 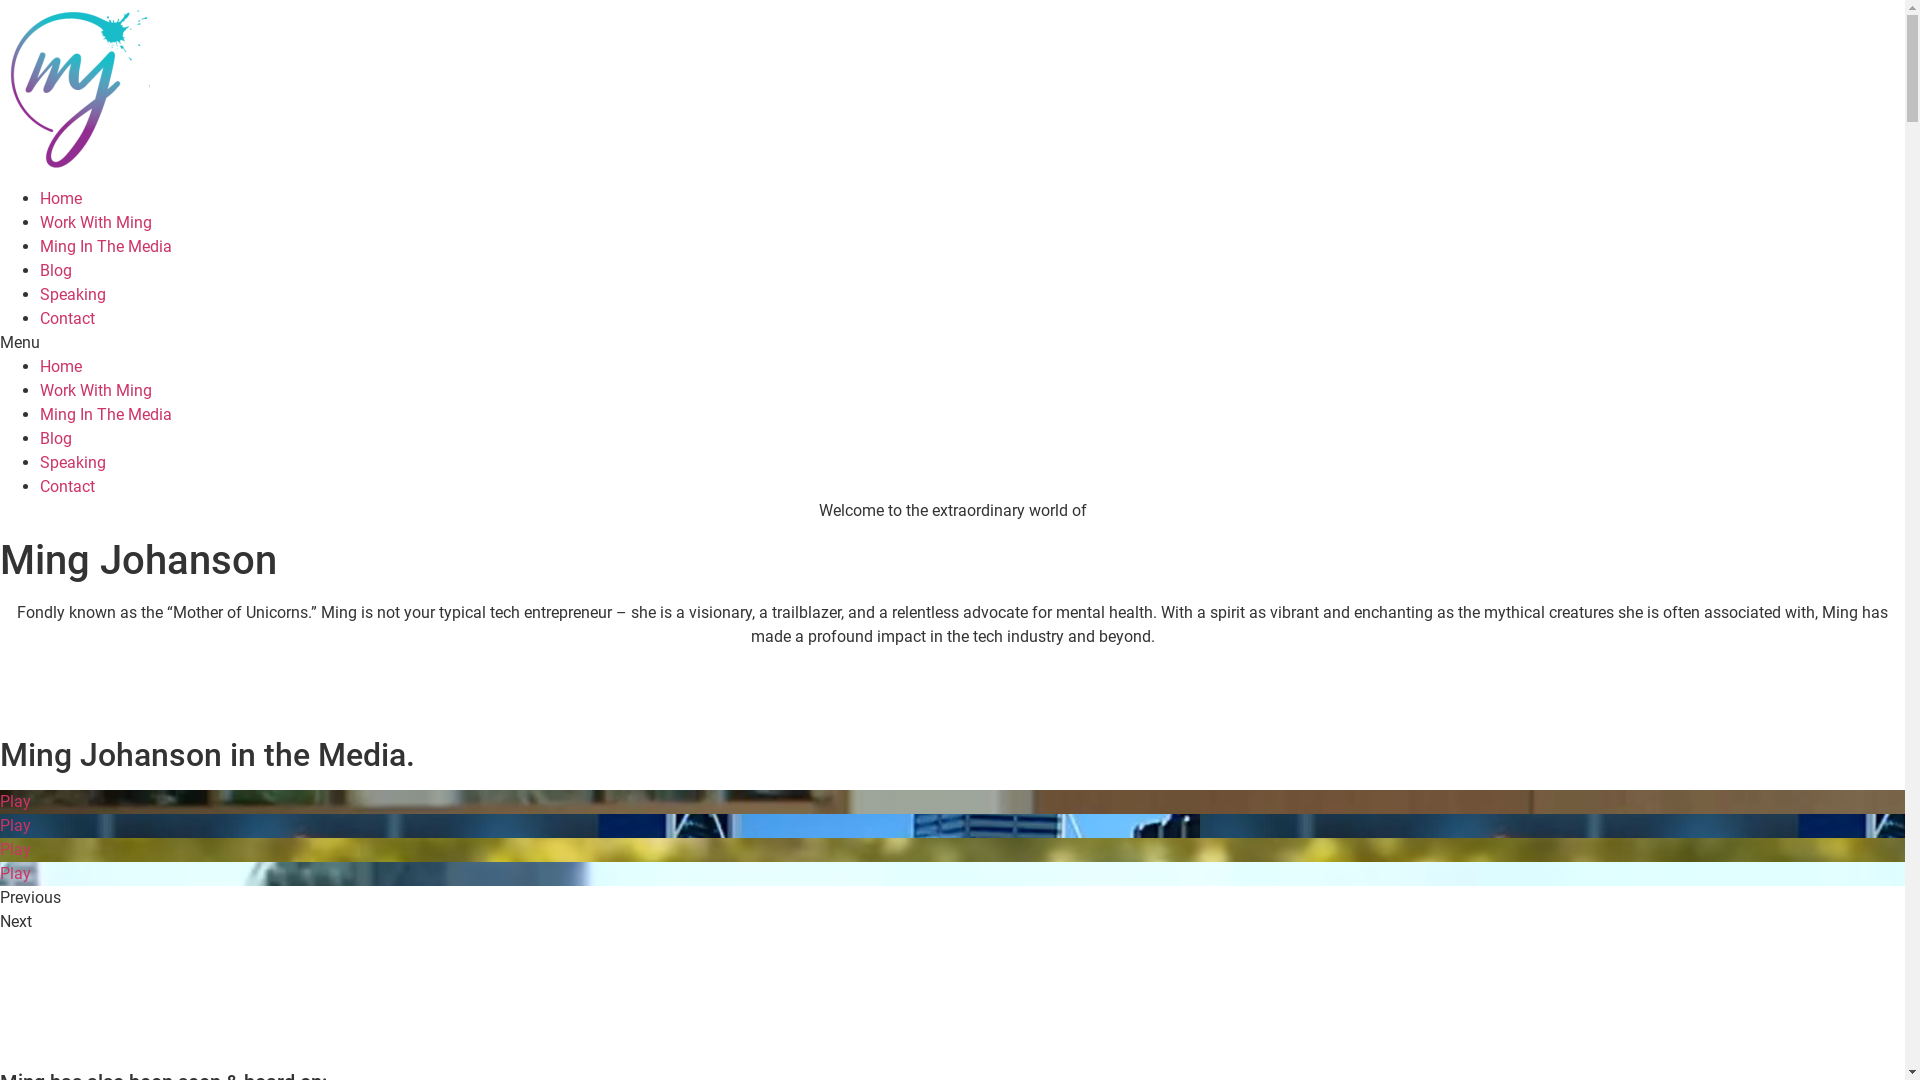 What do you see at coordinates (0, 1029) in the screenshot?
I see `'Make A Media Enquiry'` at bounding box center [0, 1029].